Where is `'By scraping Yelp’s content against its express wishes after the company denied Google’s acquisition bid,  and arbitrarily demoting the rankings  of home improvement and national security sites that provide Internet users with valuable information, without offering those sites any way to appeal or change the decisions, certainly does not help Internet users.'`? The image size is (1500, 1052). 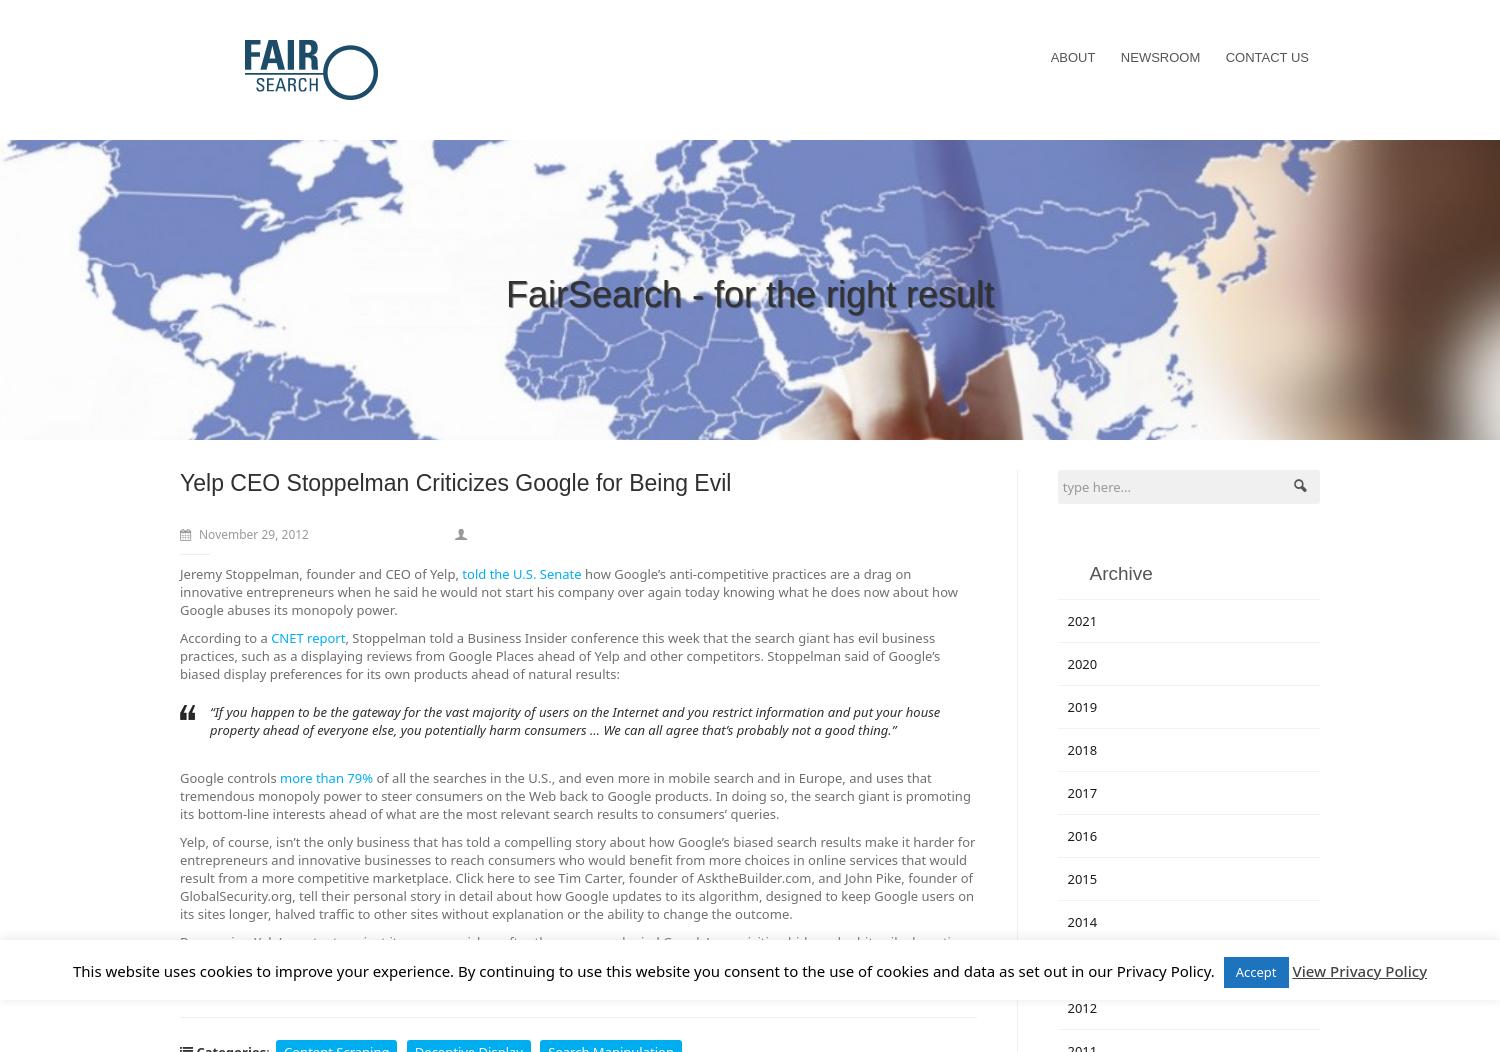 'By scraping Yelp’s content against its express wishes after the company denied Google’s acquisition bid,  and arbitrarily demoting the rankings  of home improvement and national security sites that provide Internet users with valuable information, without offering those sites any way to appeal or change the decisions, certainly does not help Internet users.' is located at coordinates (572, 958).